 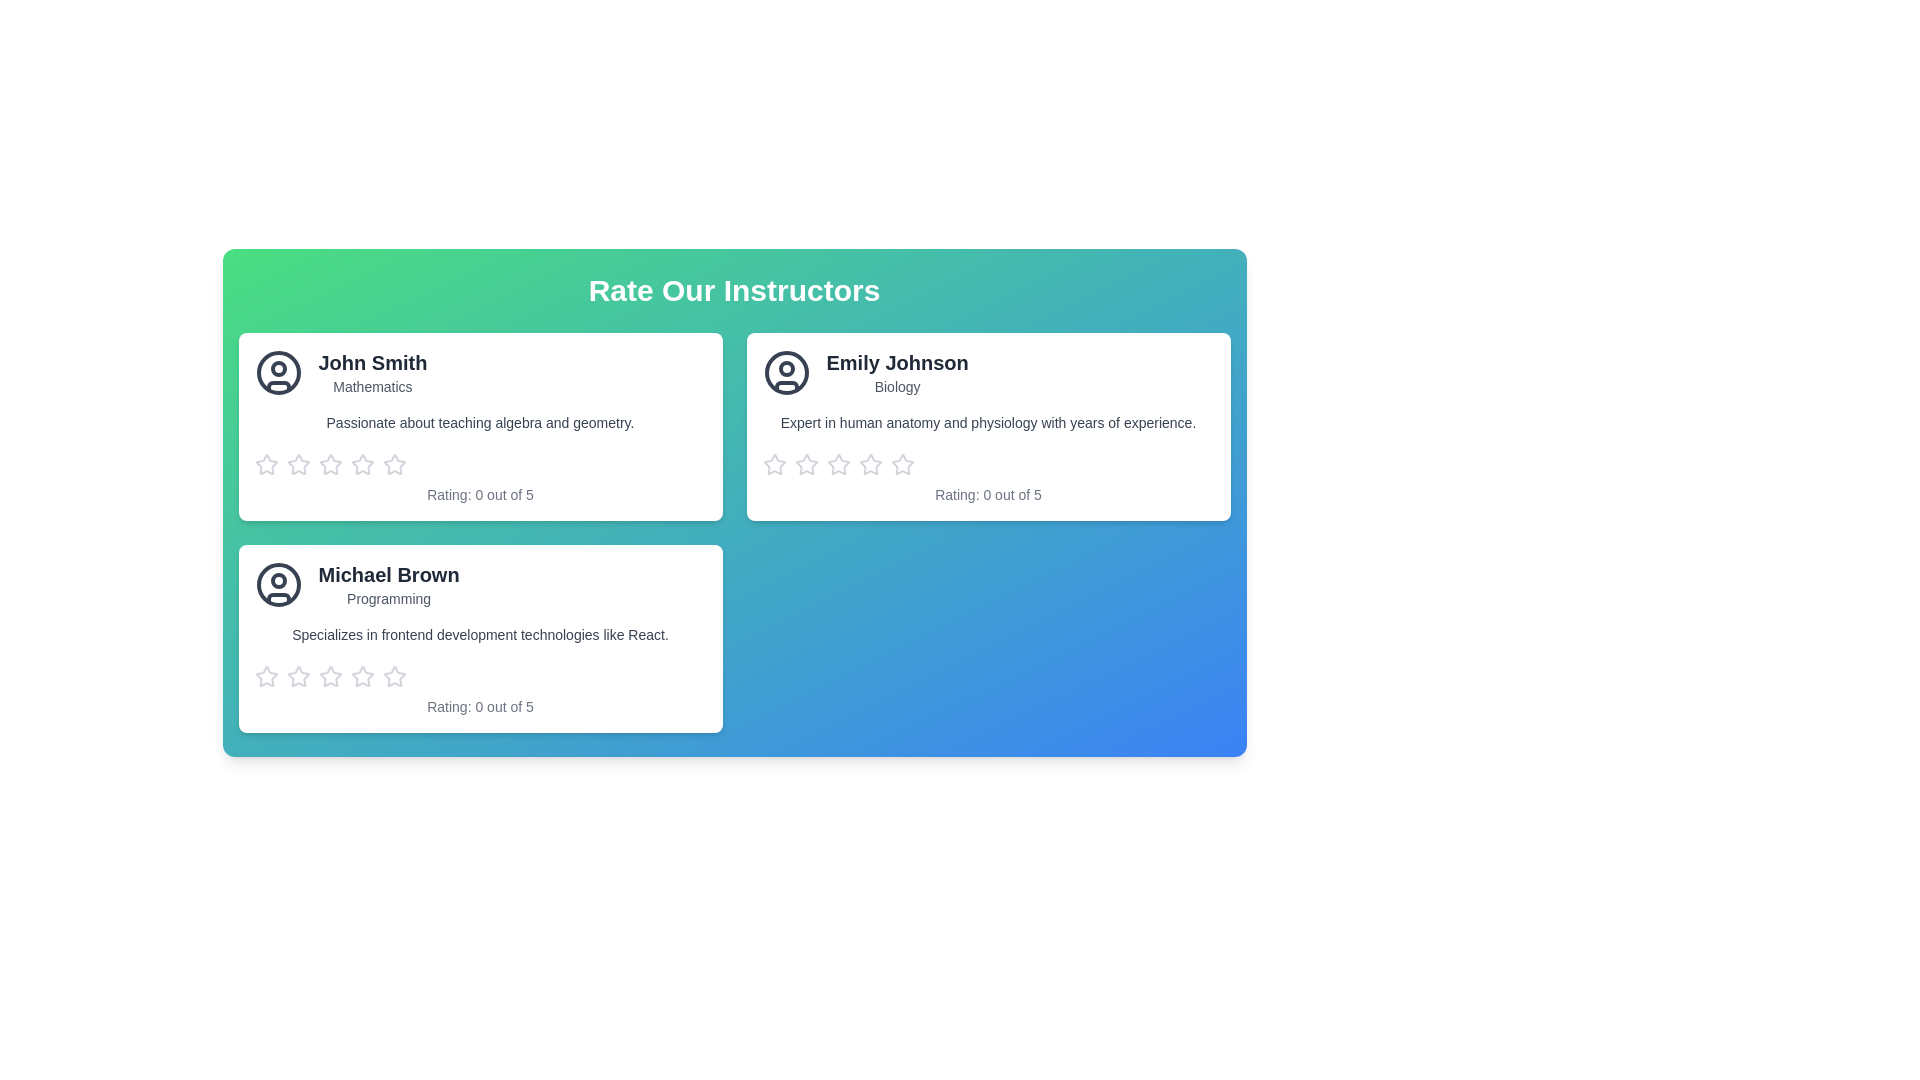 What do you see at coordinates (265, 676) in the screenshot?
I see `the first star-shaped rating icon with a hollow fill and gray border under the profile card for 'Michael Brown' in the 'Rate Our Instructors' section` at bounding box center [265, 676].